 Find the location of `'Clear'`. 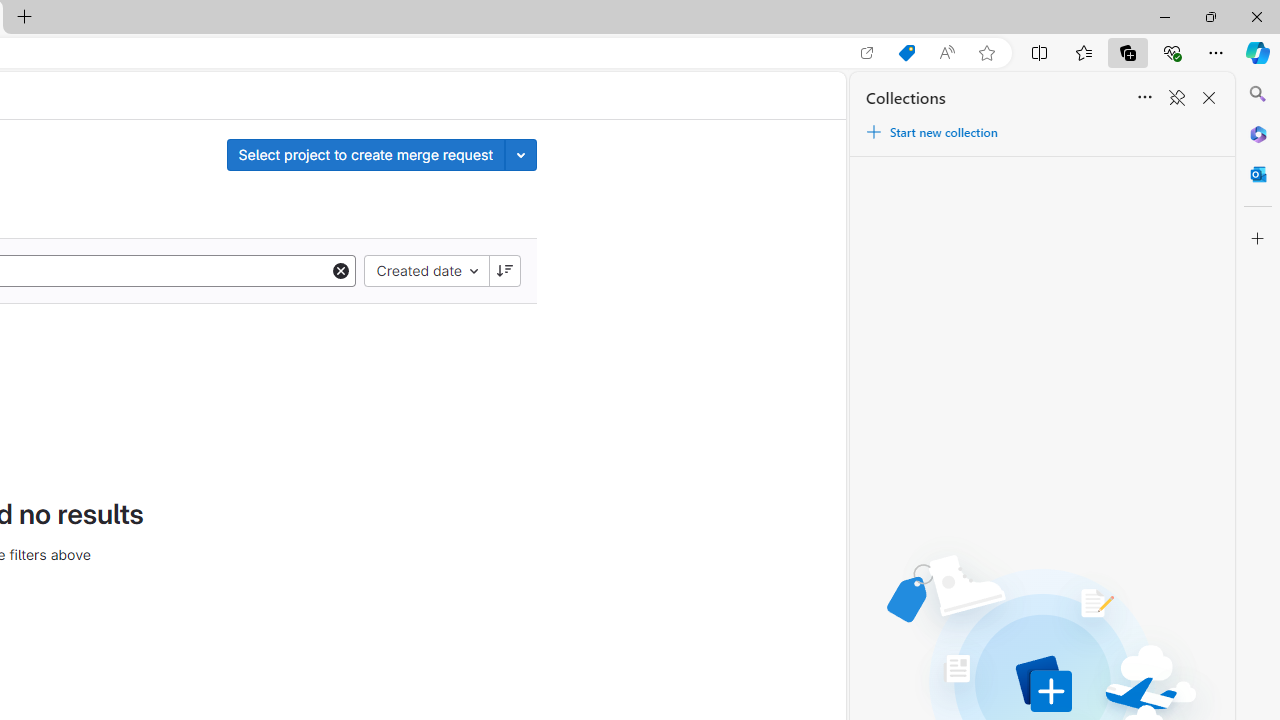

'Clear' is located at coordinates (341, 270).